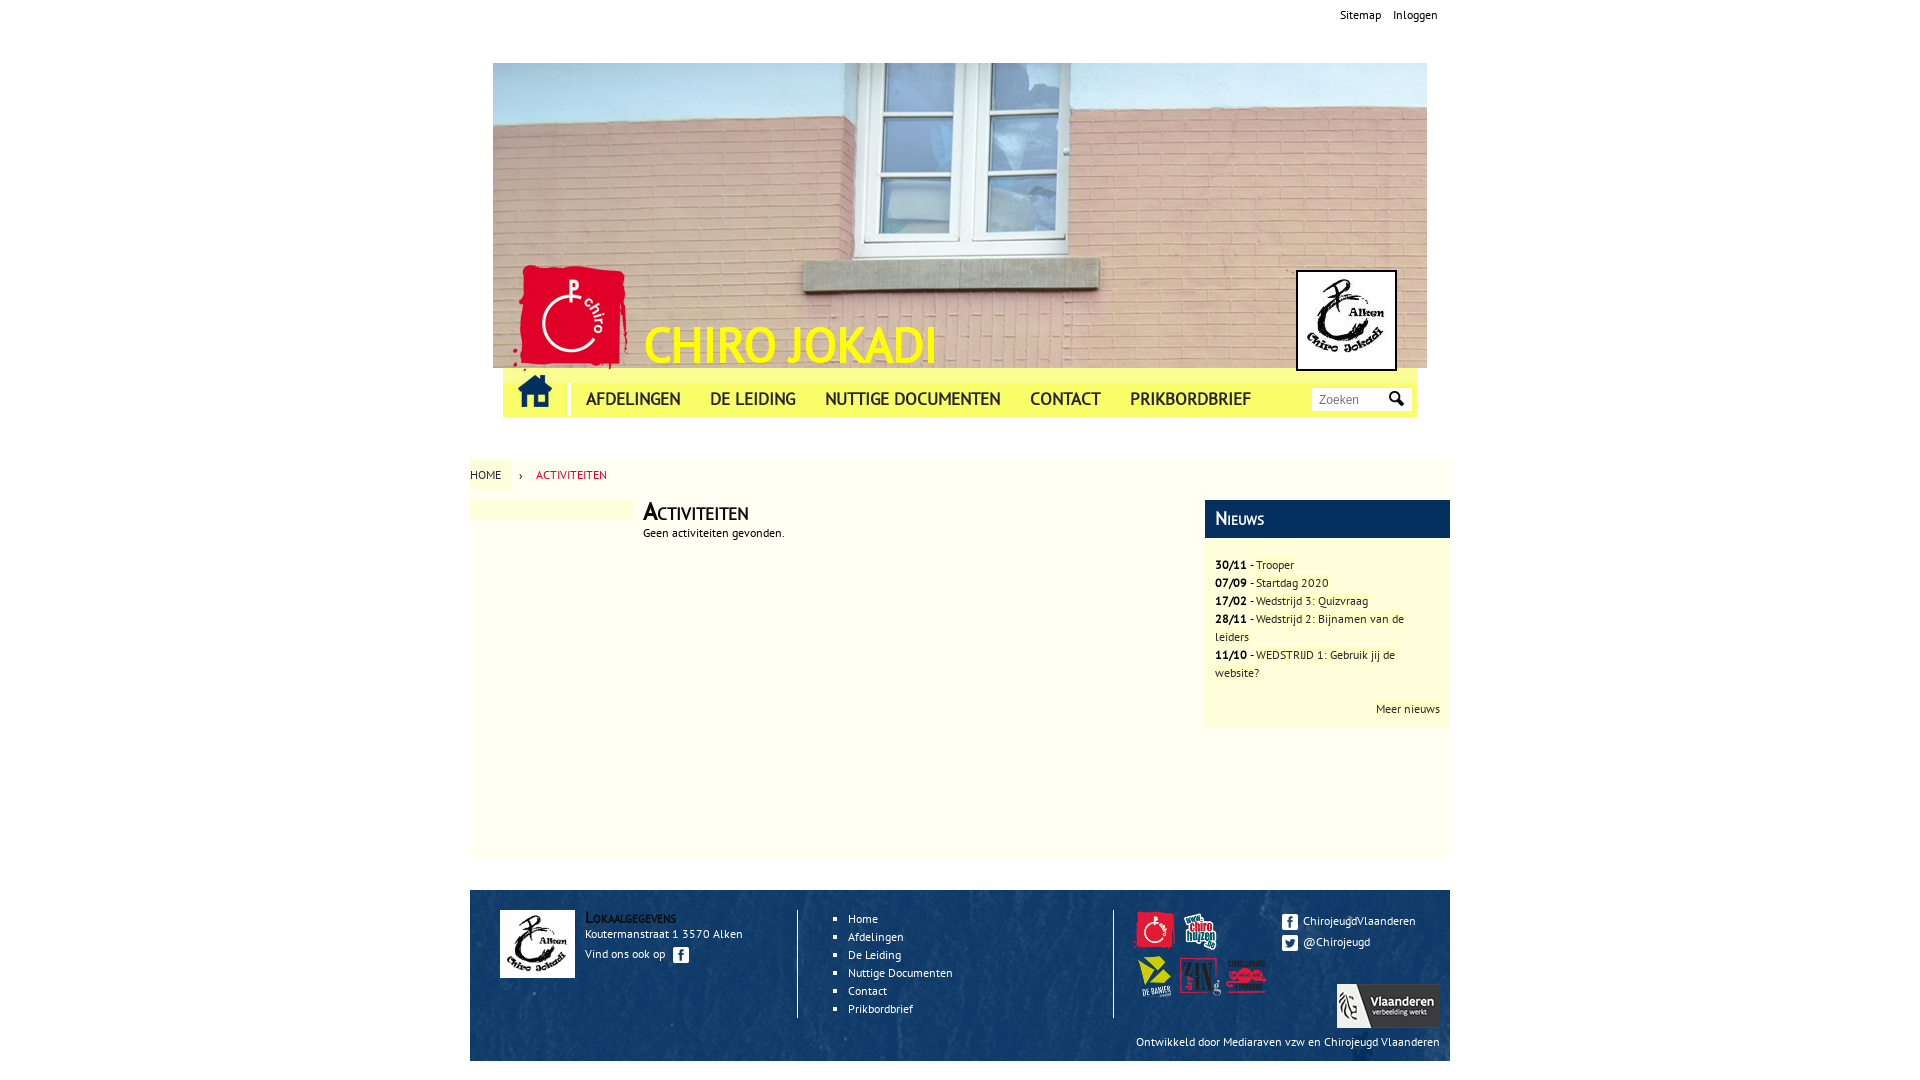 This screenshot has height=1080, width=1920. I want to click on 'Geef de woorden op waarnaar u wilt zoeken.', so click(1352, 399).